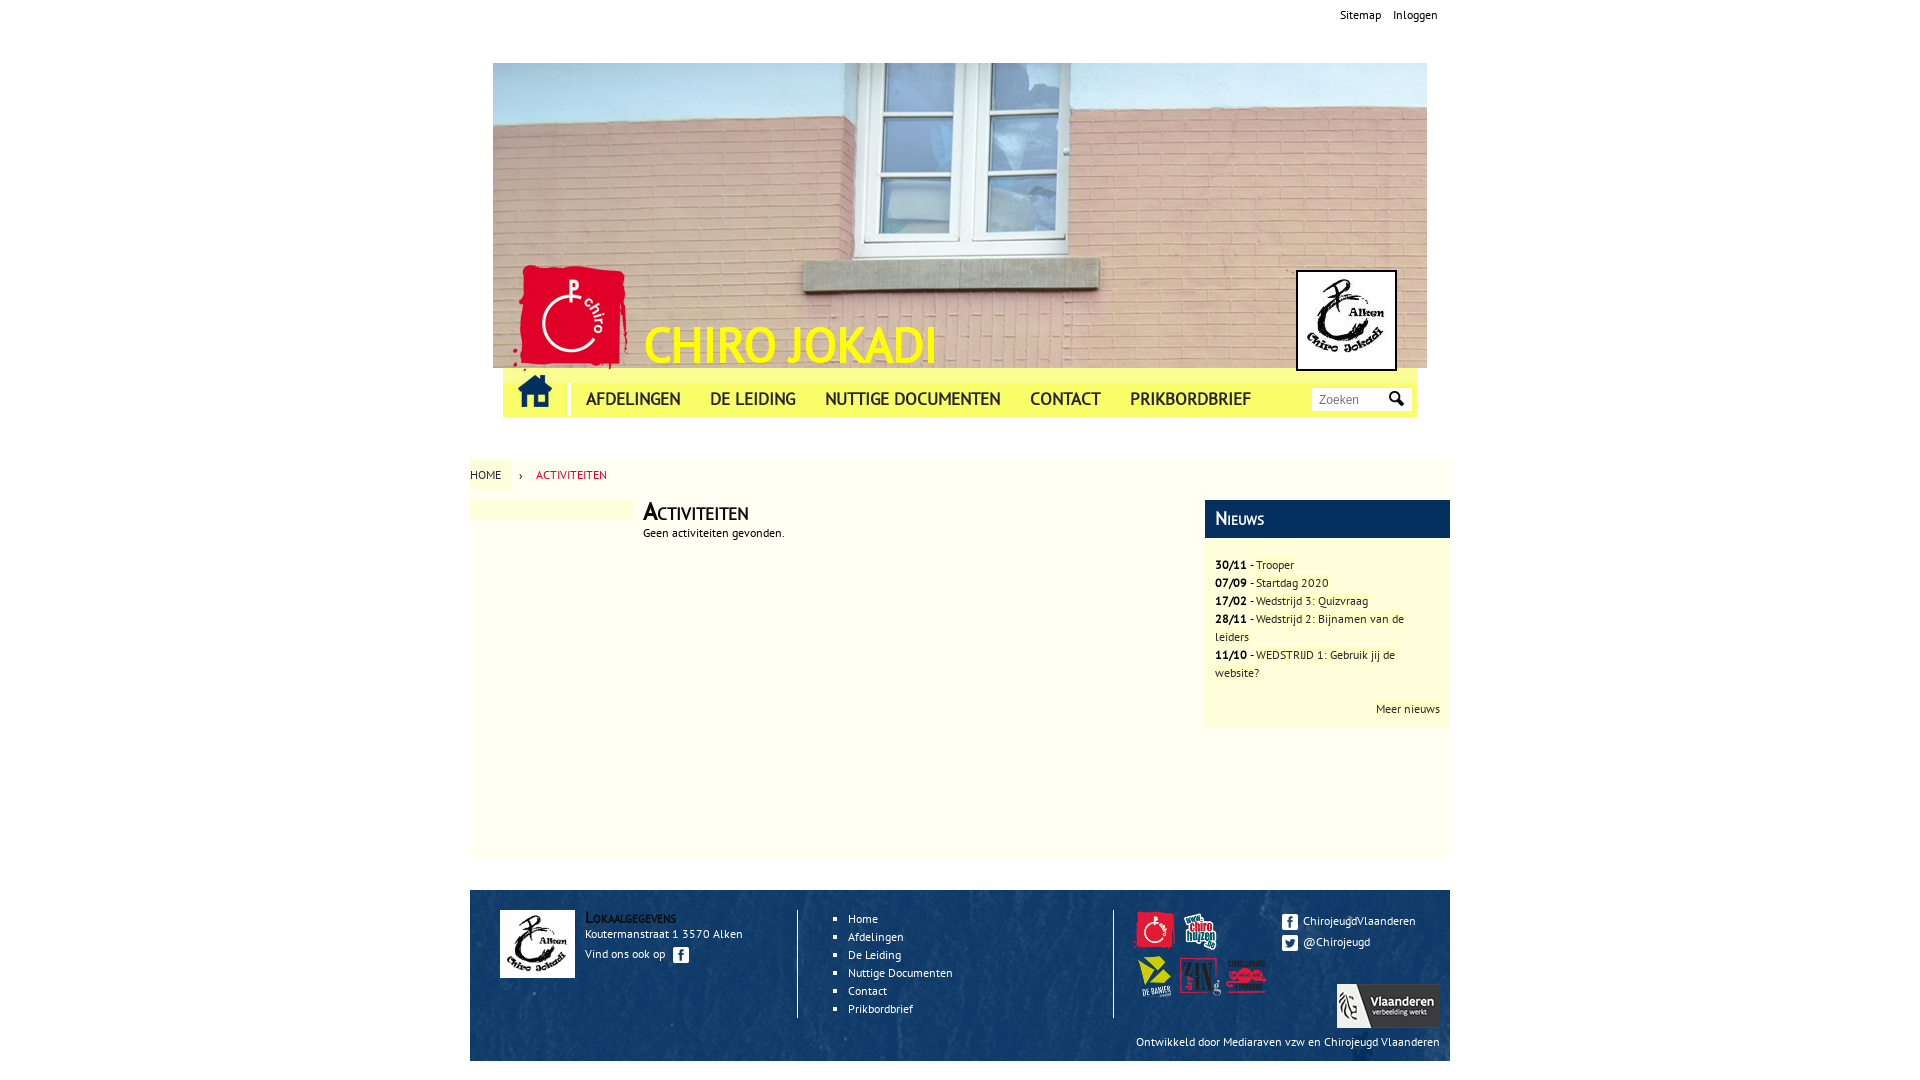 This screenshot has height=1080, width=1920. I want to click on 'Geef de woorden op waarnaar u wilt zoeken.', so click(1352, 399).